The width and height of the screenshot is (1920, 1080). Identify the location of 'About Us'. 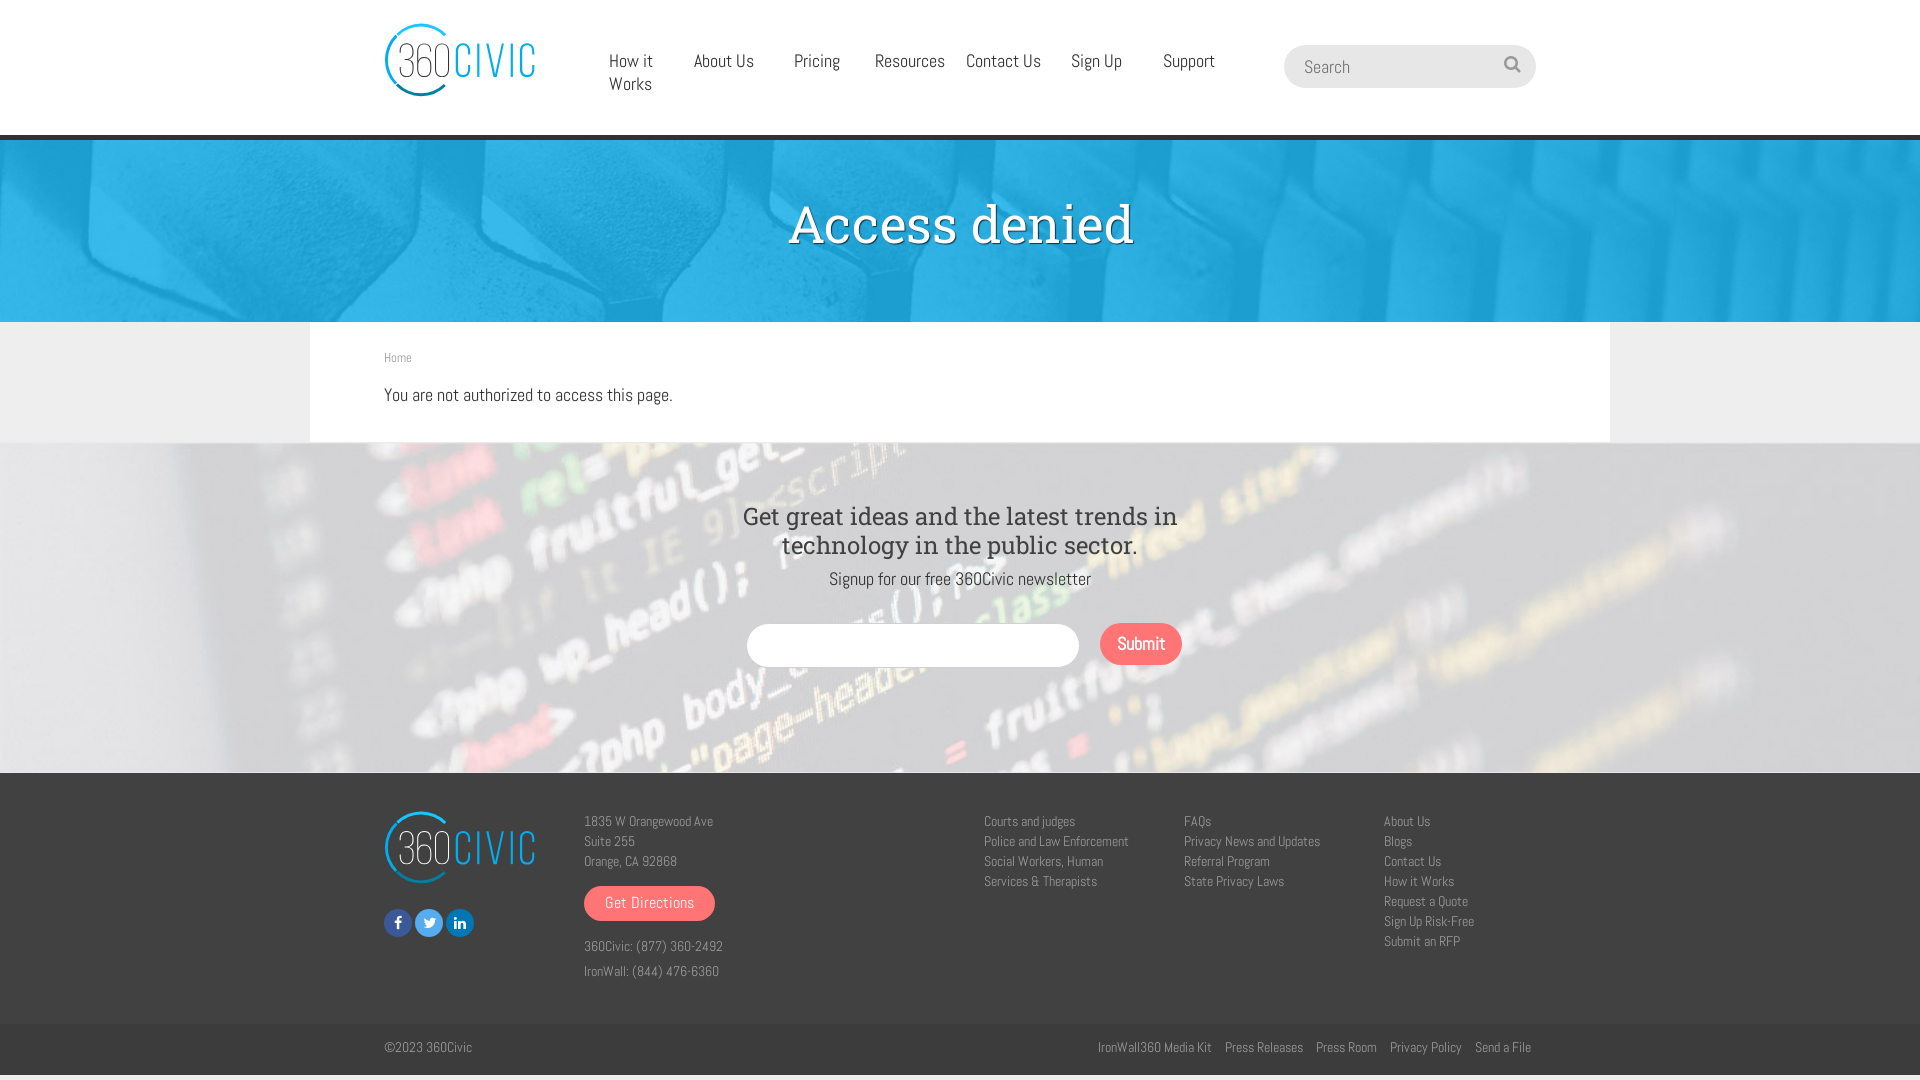
(1405, 821).